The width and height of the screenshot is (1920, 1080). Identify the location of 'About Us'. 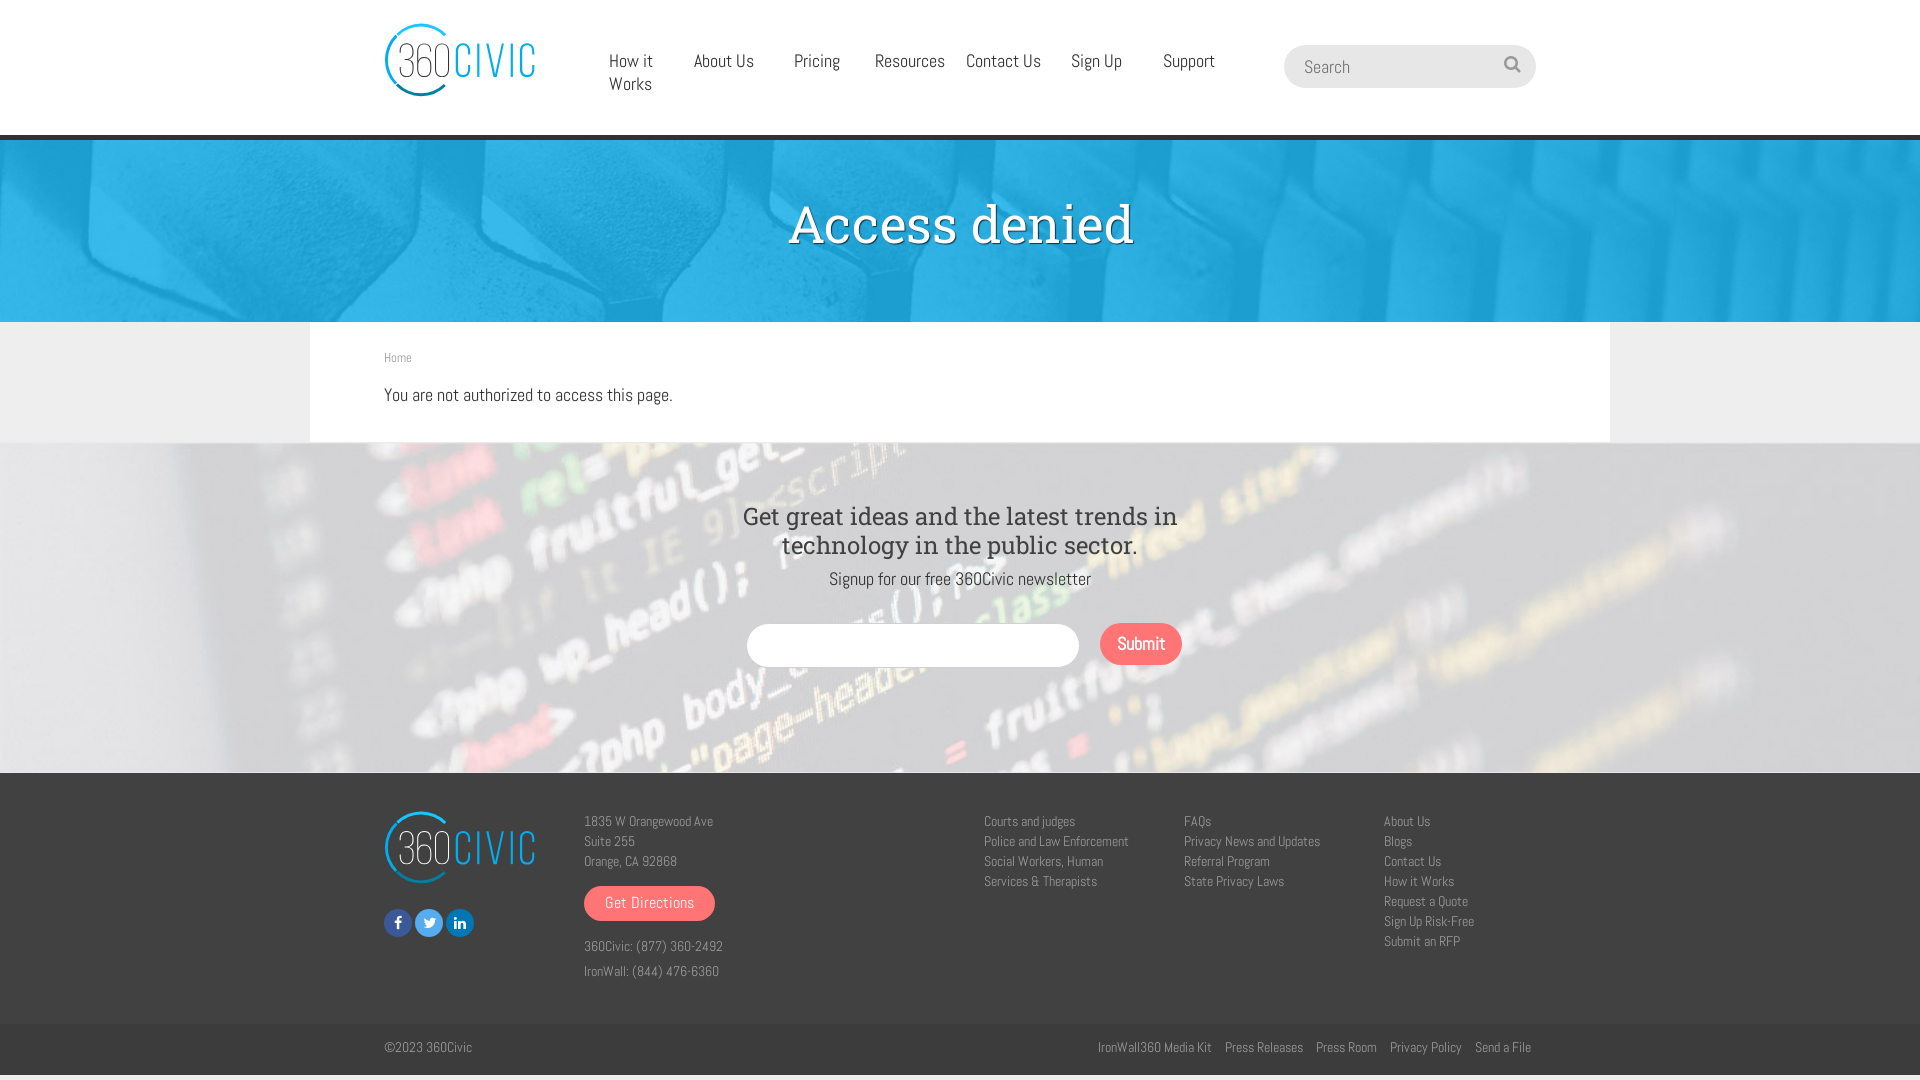
(1405, 821).